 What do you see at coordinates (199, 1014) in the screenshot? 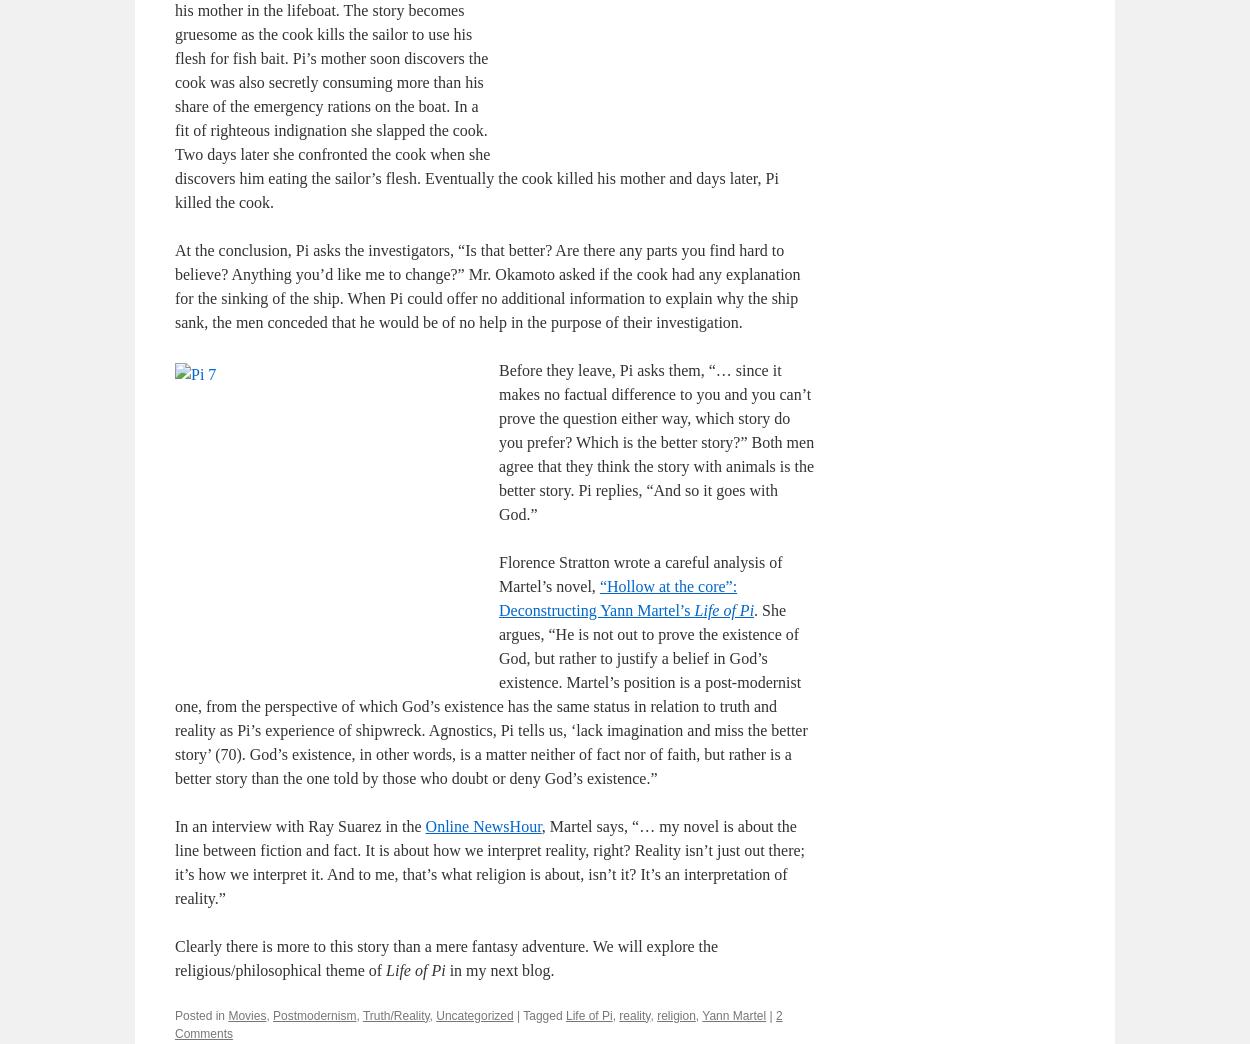
I see `'Posted in'` at bounding box center [199, 1014].